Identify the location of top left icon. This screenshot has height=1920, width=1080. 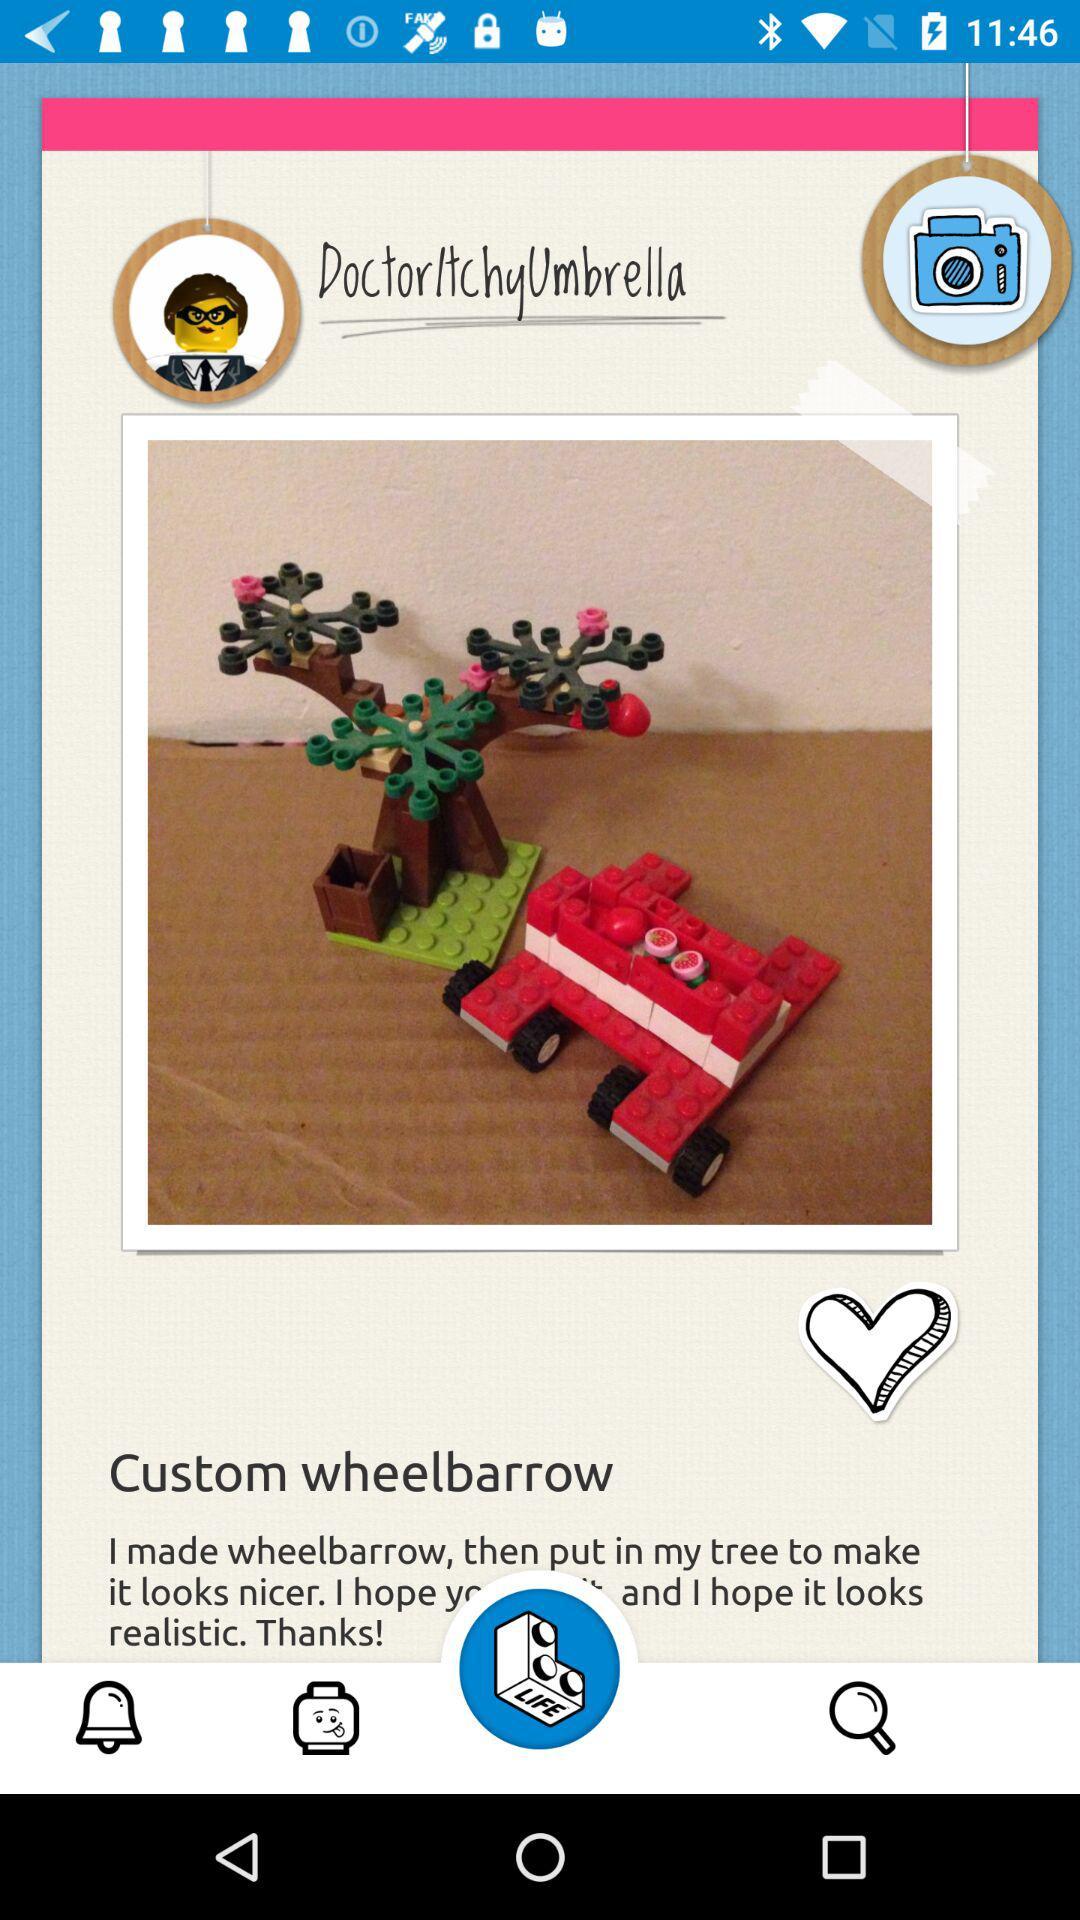
(206, 313).